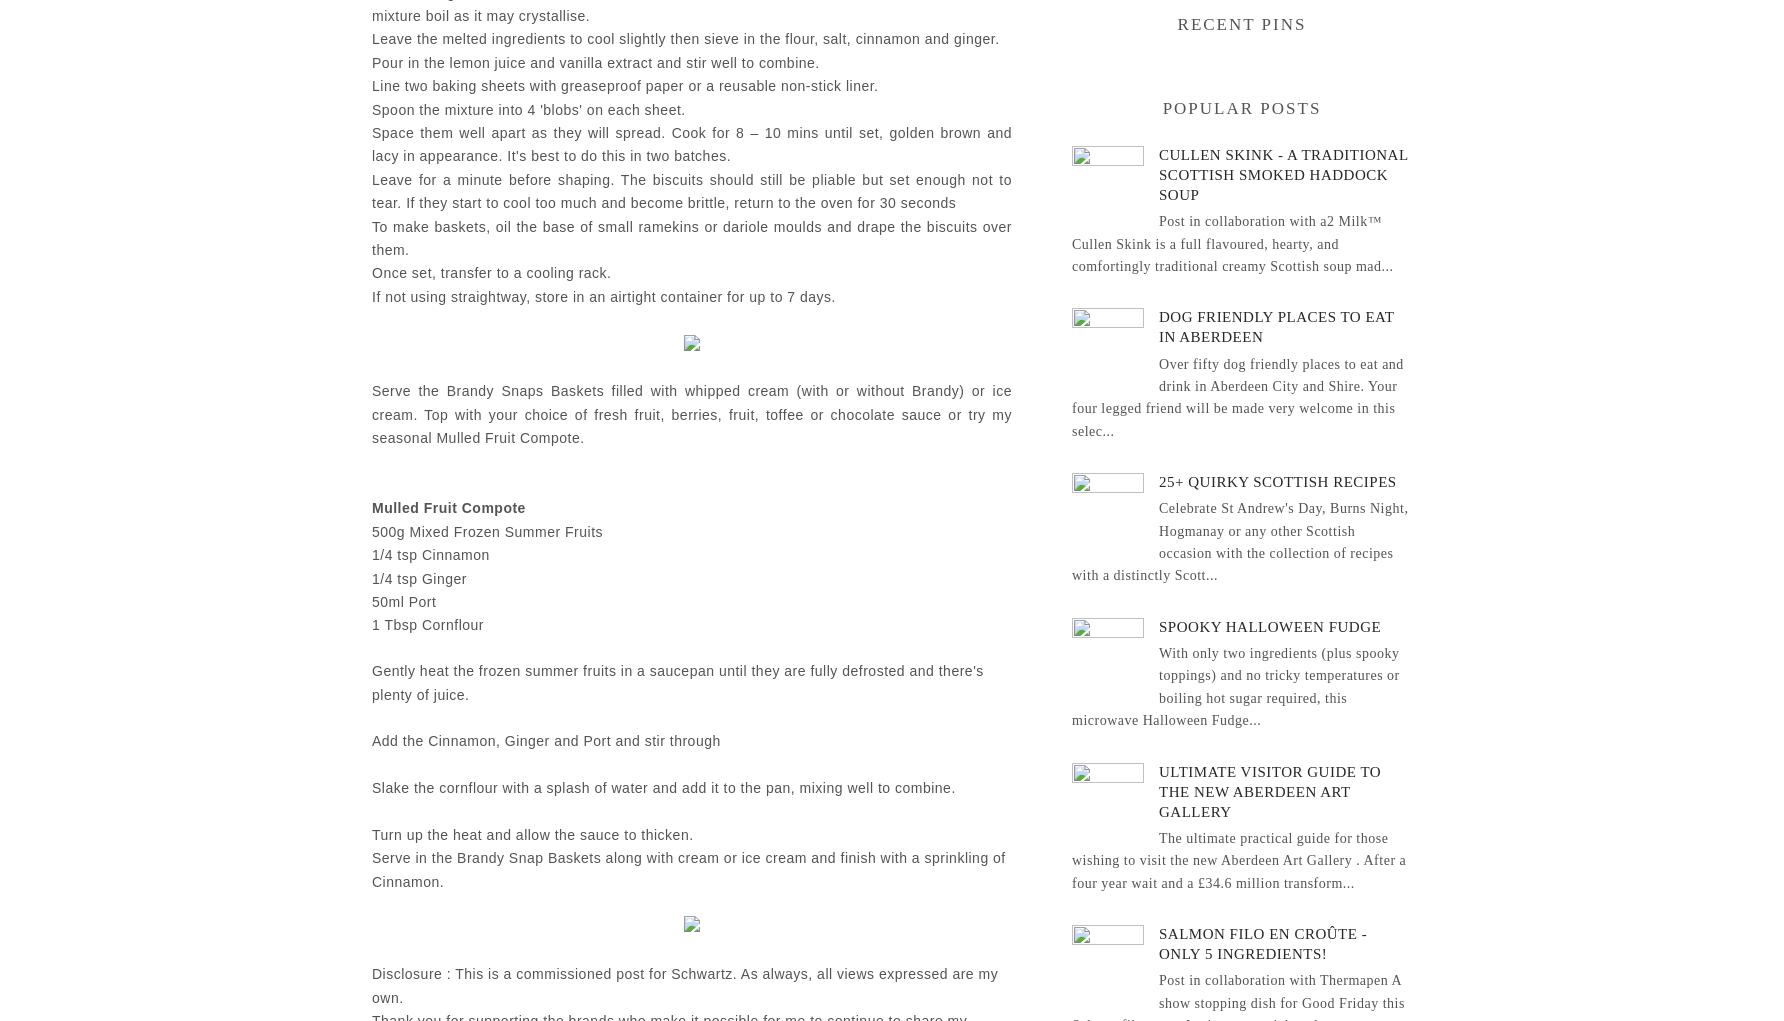 This screenshot has height=1021, width=1784. I want to click on 'Salmon Filo en Croûte - only 5 ingredients!', so click(1262, 943).